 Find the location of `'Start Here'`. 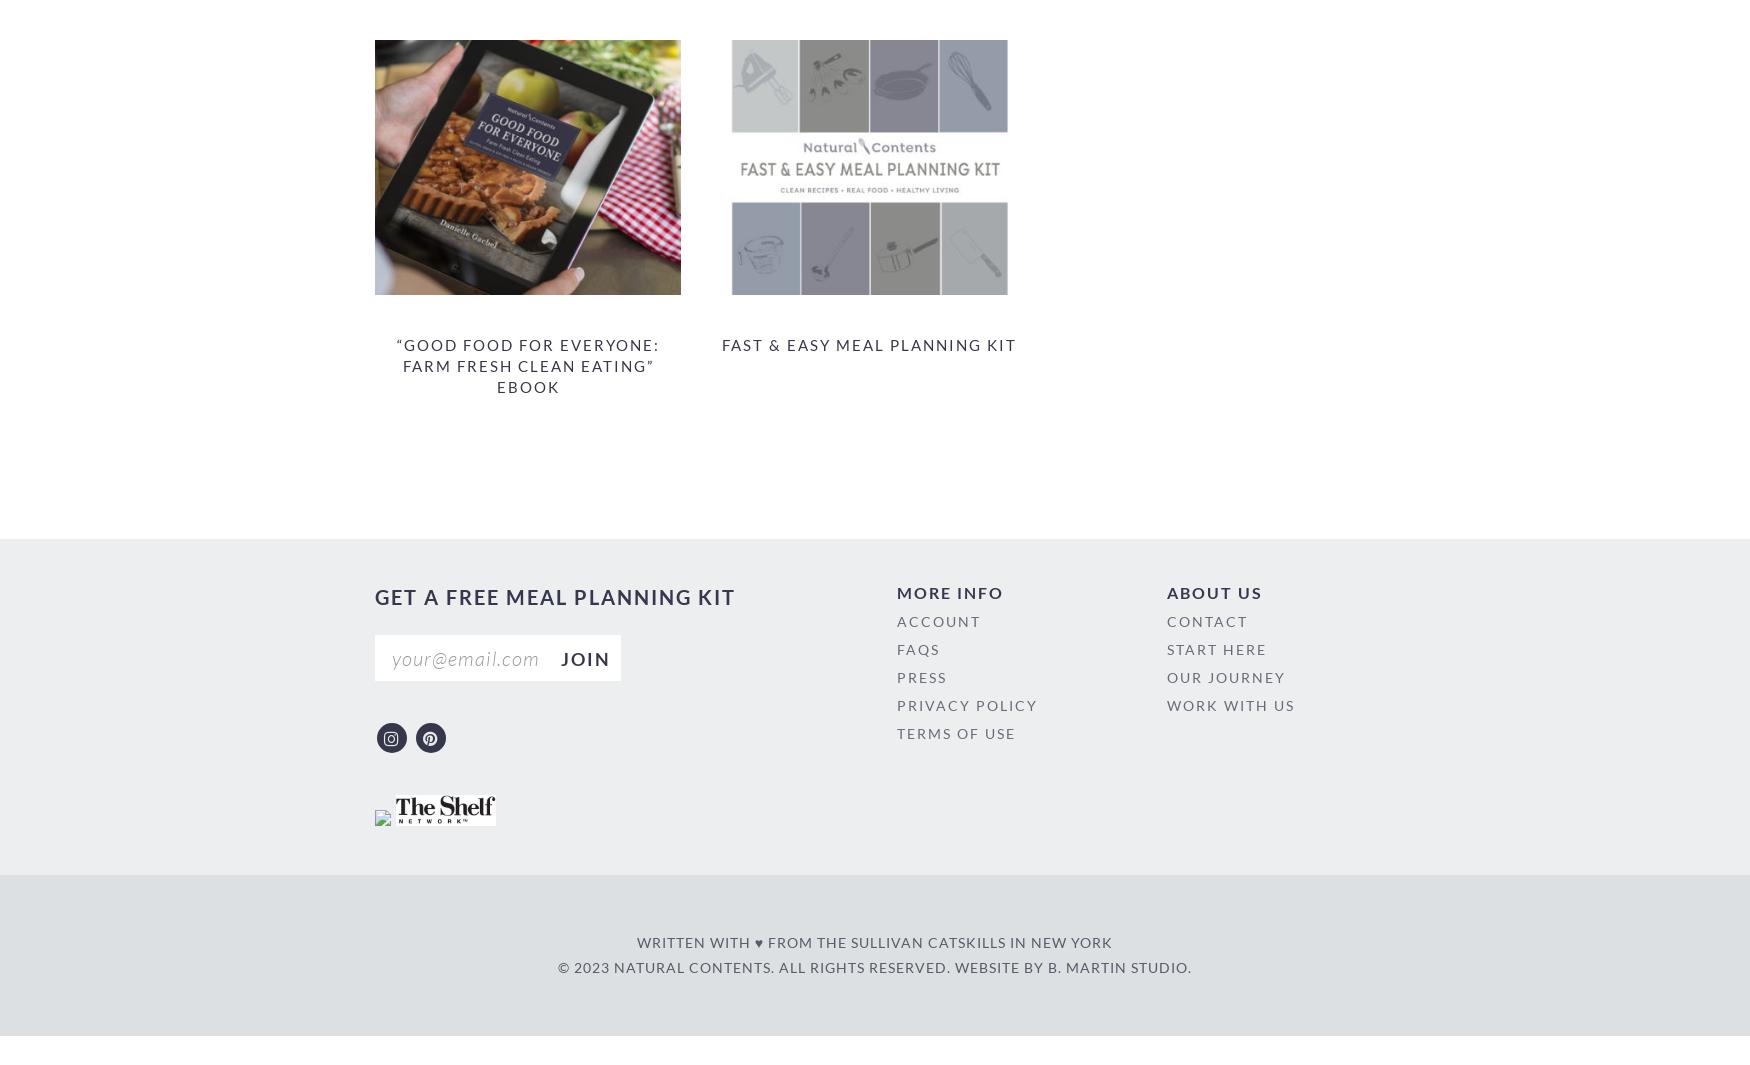

'Start Here' is located at coordinates (1216, 648).